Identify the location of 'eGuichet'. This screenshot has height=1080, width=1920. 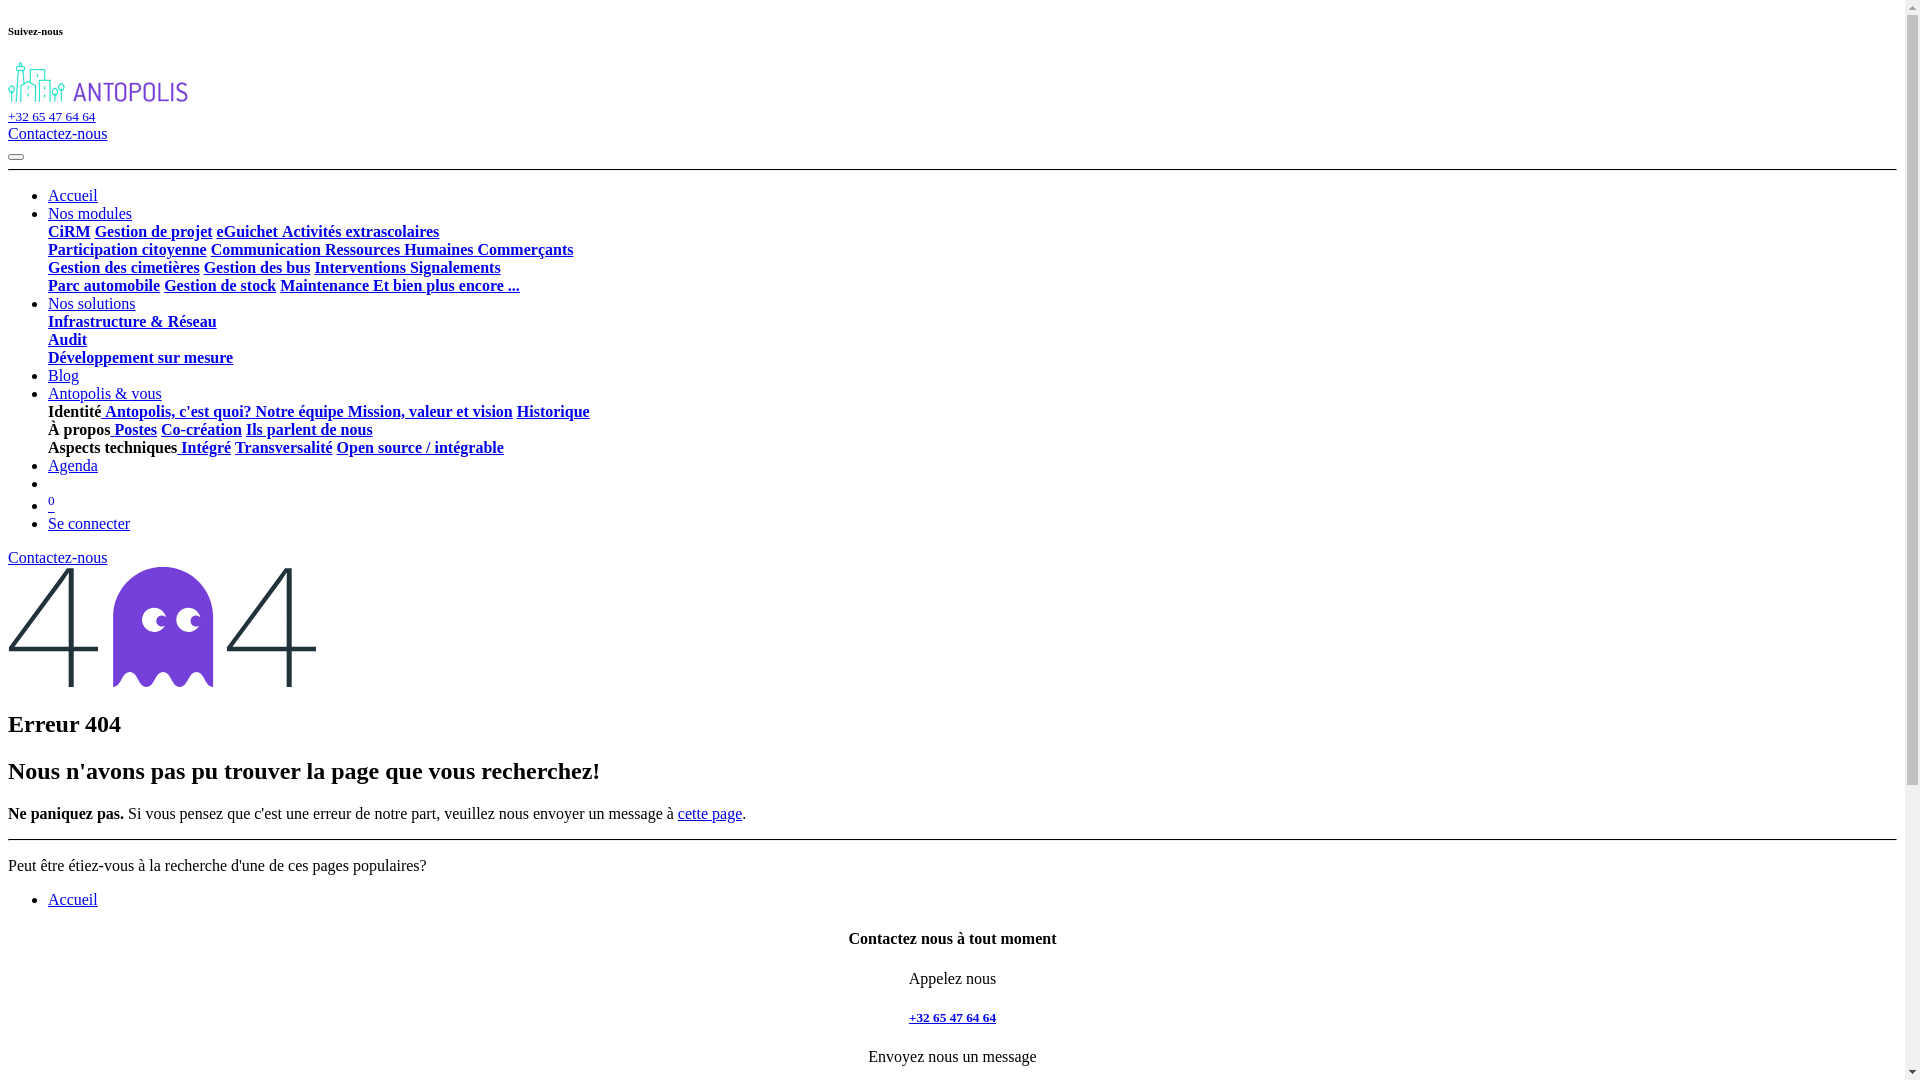
(246, 230).